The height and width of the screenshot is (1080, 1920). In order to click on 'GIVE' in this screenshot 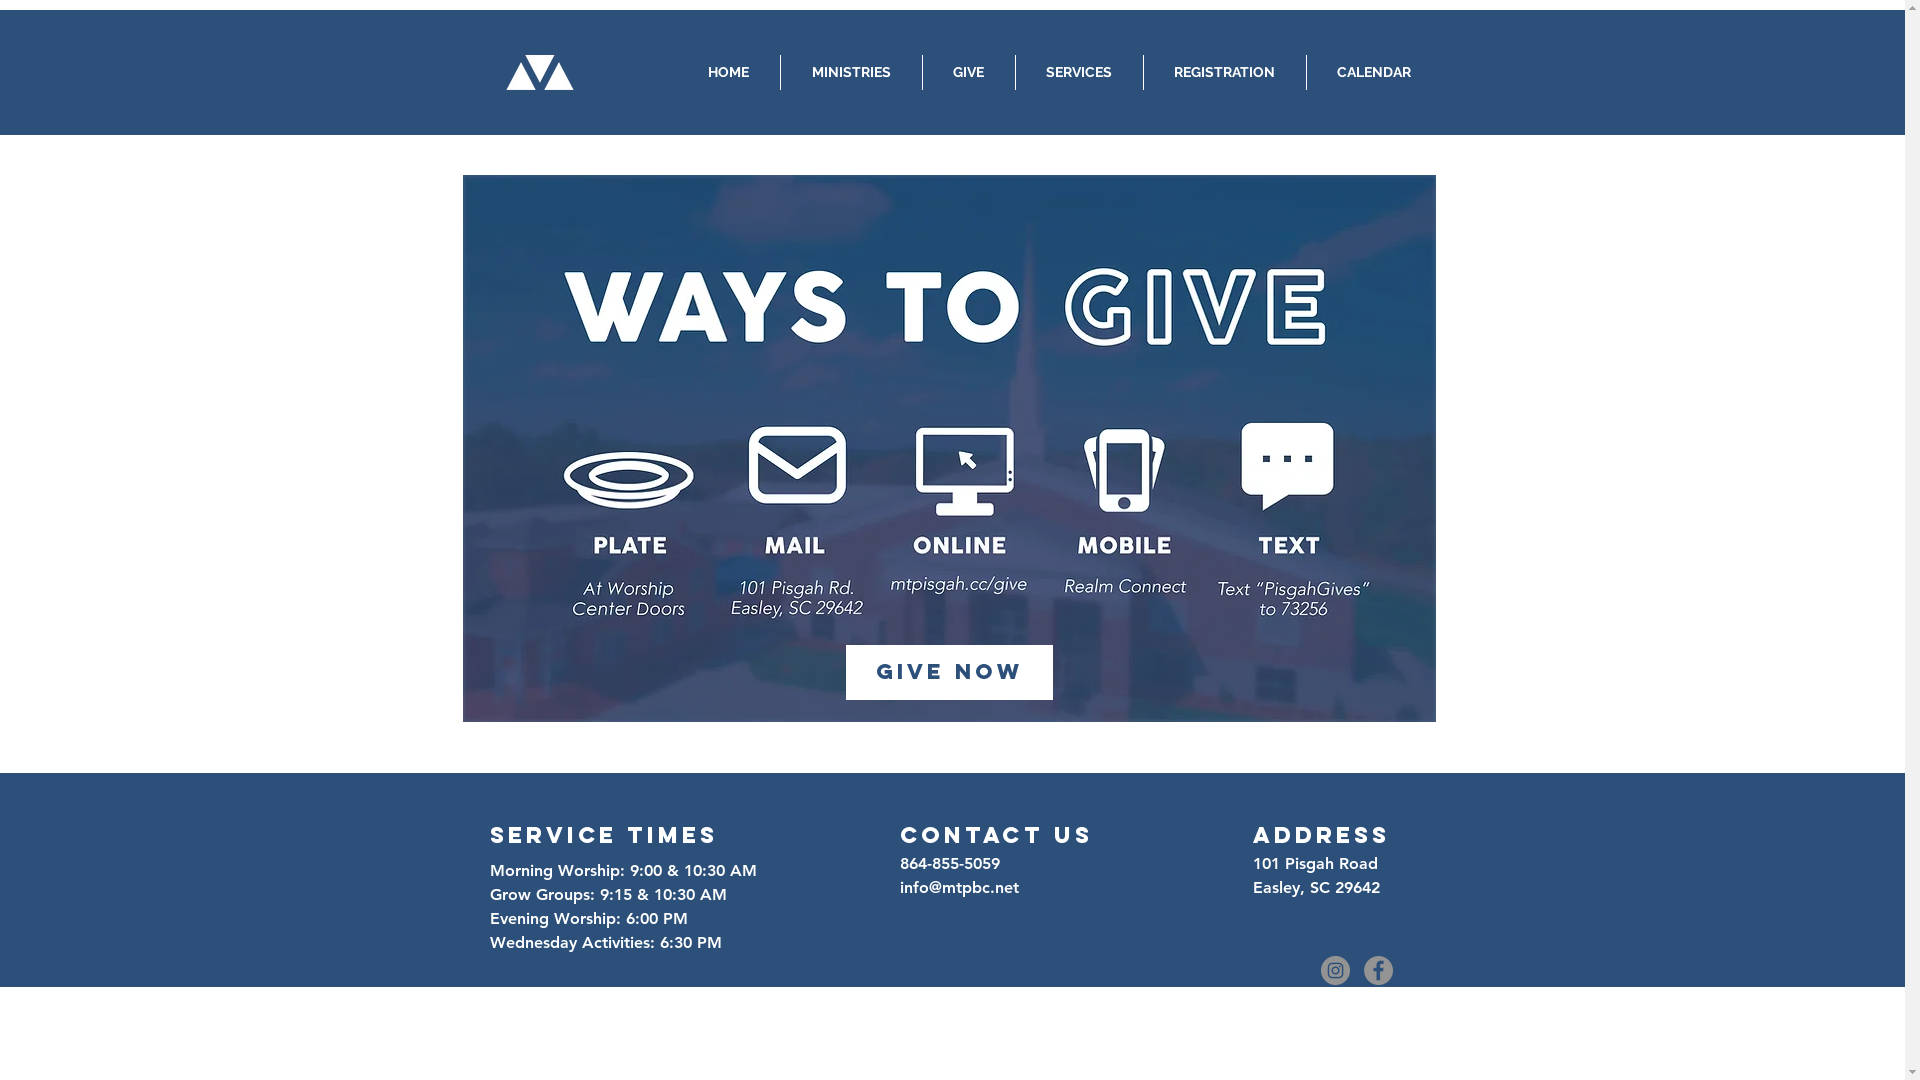, I will do `click(968, 71)`.